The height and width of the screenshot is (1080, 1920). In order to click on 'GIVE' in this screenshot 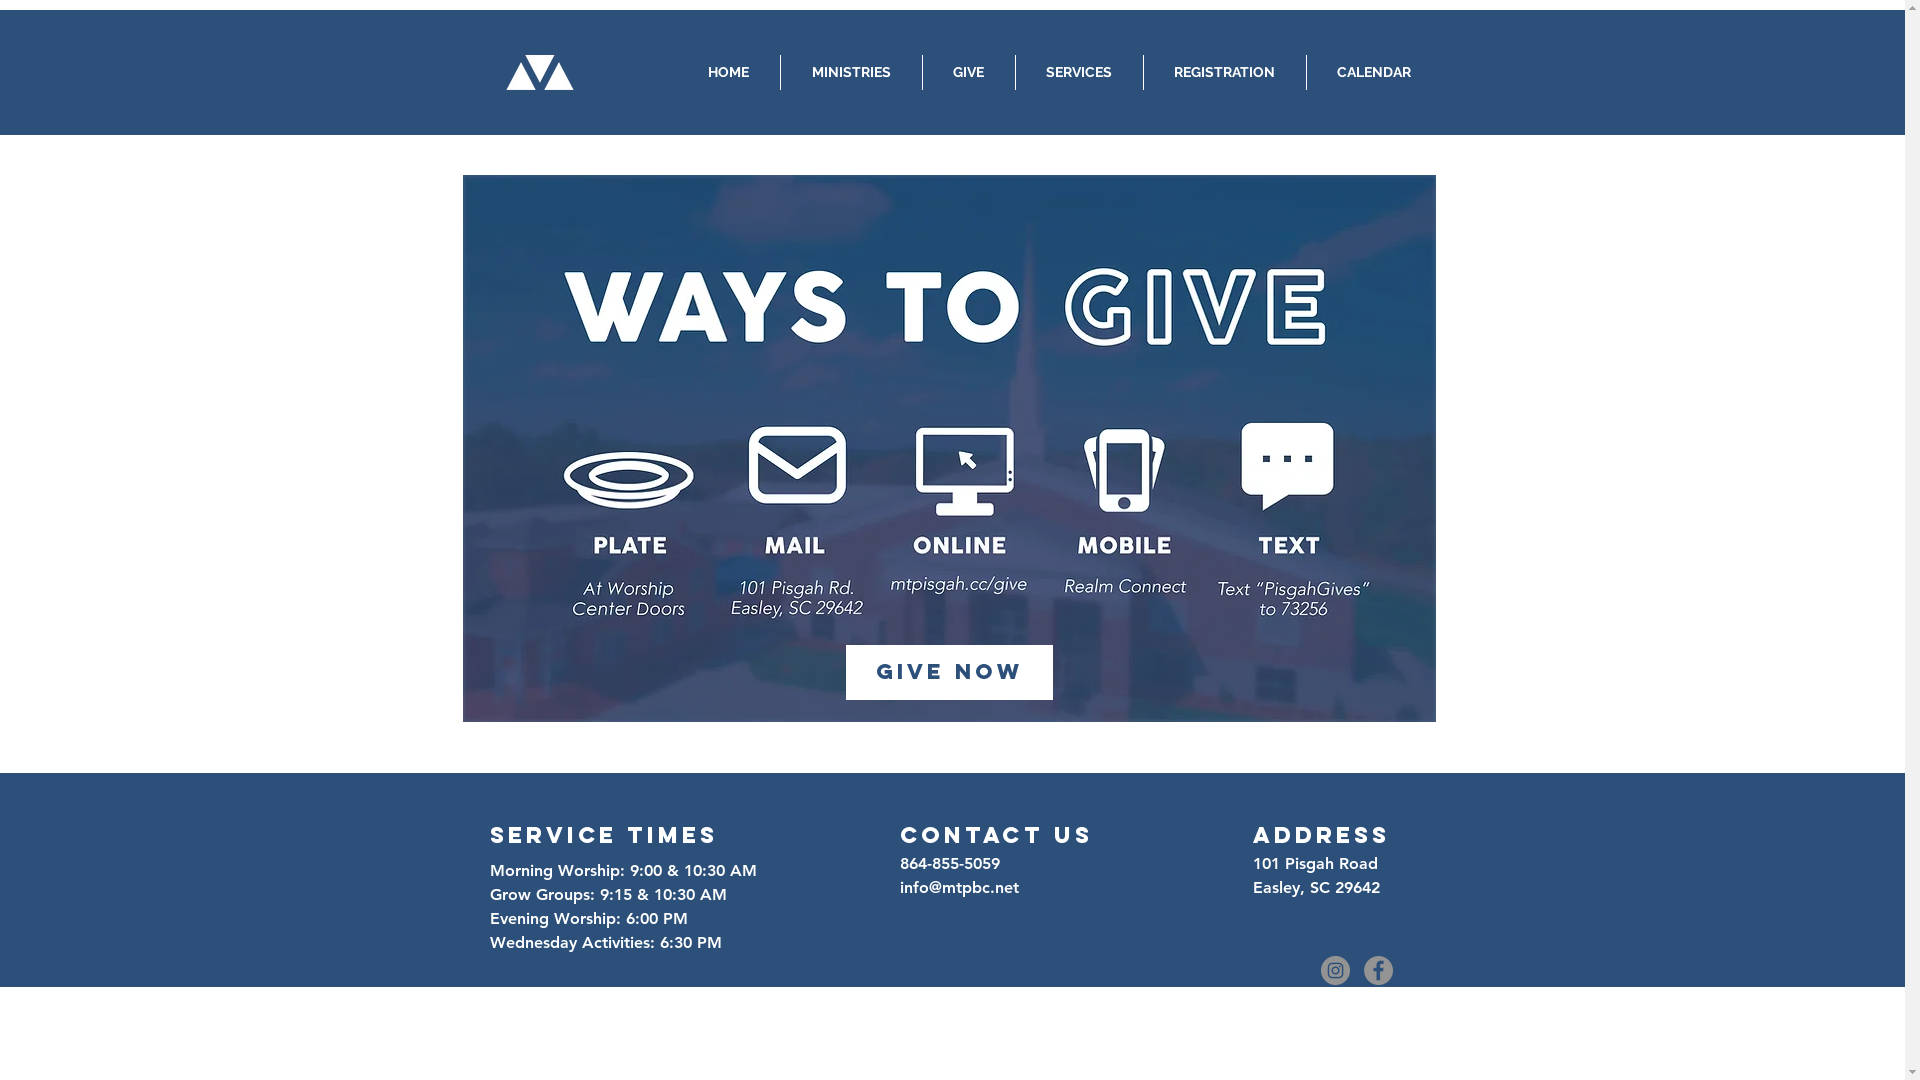, I will do `click(968, 71)`.